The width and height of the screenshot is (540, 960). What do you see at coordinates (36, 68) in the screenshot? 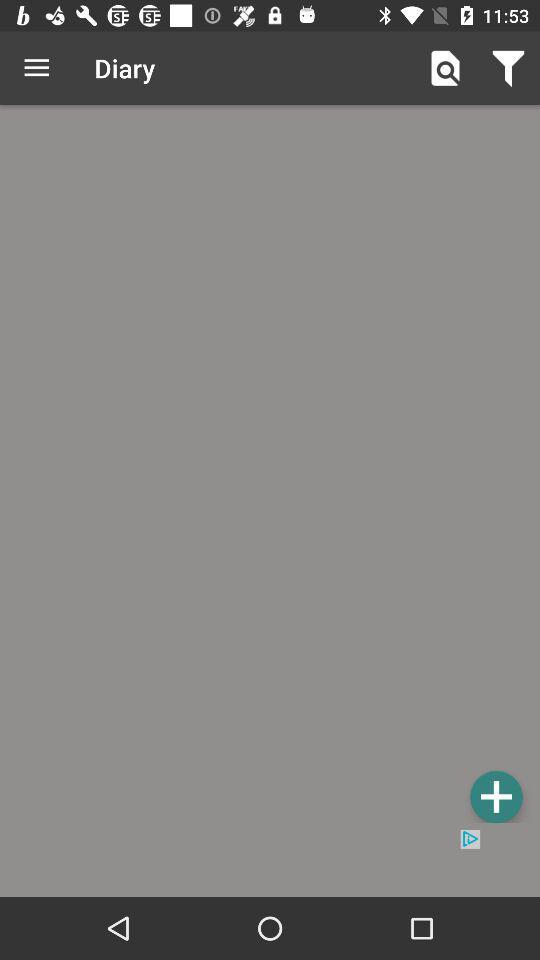
I see `the item to the left of diary item` at bounding box center [36, 68].